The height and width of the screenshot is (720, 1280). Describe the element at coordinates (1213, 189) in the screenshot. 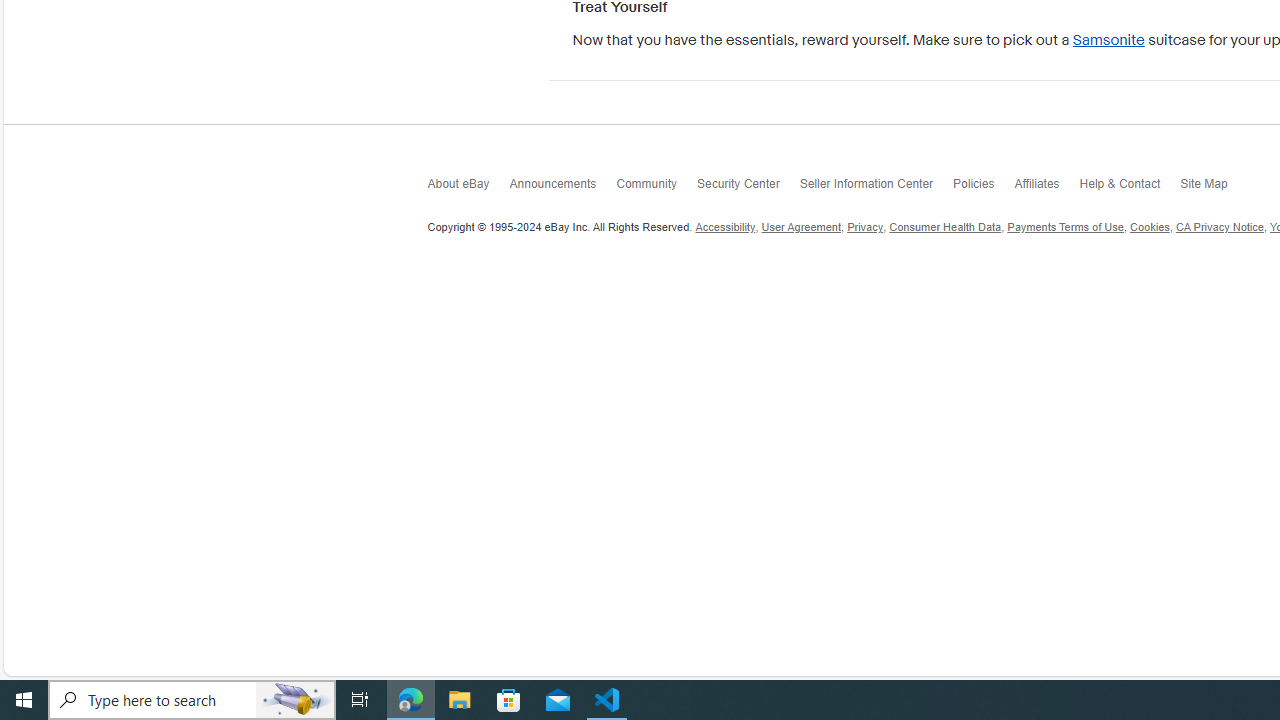

I see `'Site Map'` at that location.